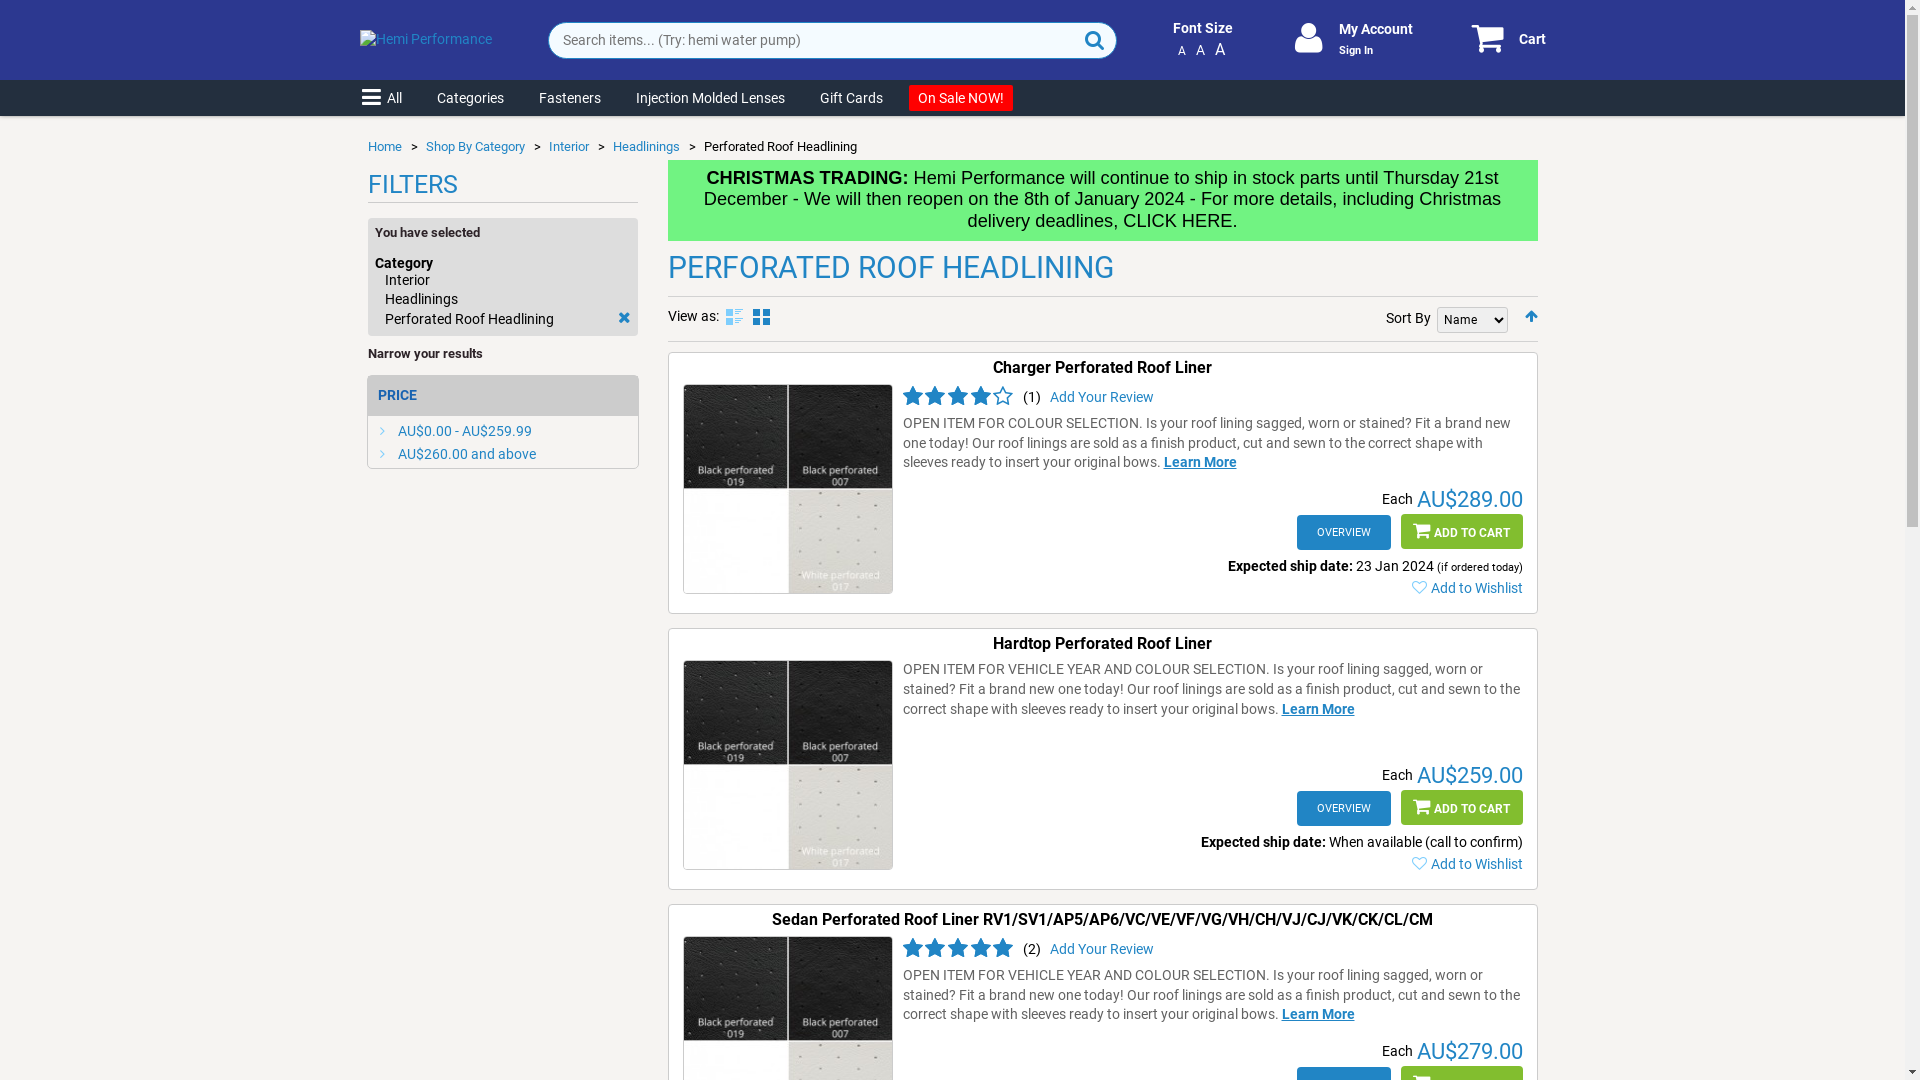 The height and width of the screenshot is (1080, 1920). I want to click on 'Hemi Performance', so click(360, 38).